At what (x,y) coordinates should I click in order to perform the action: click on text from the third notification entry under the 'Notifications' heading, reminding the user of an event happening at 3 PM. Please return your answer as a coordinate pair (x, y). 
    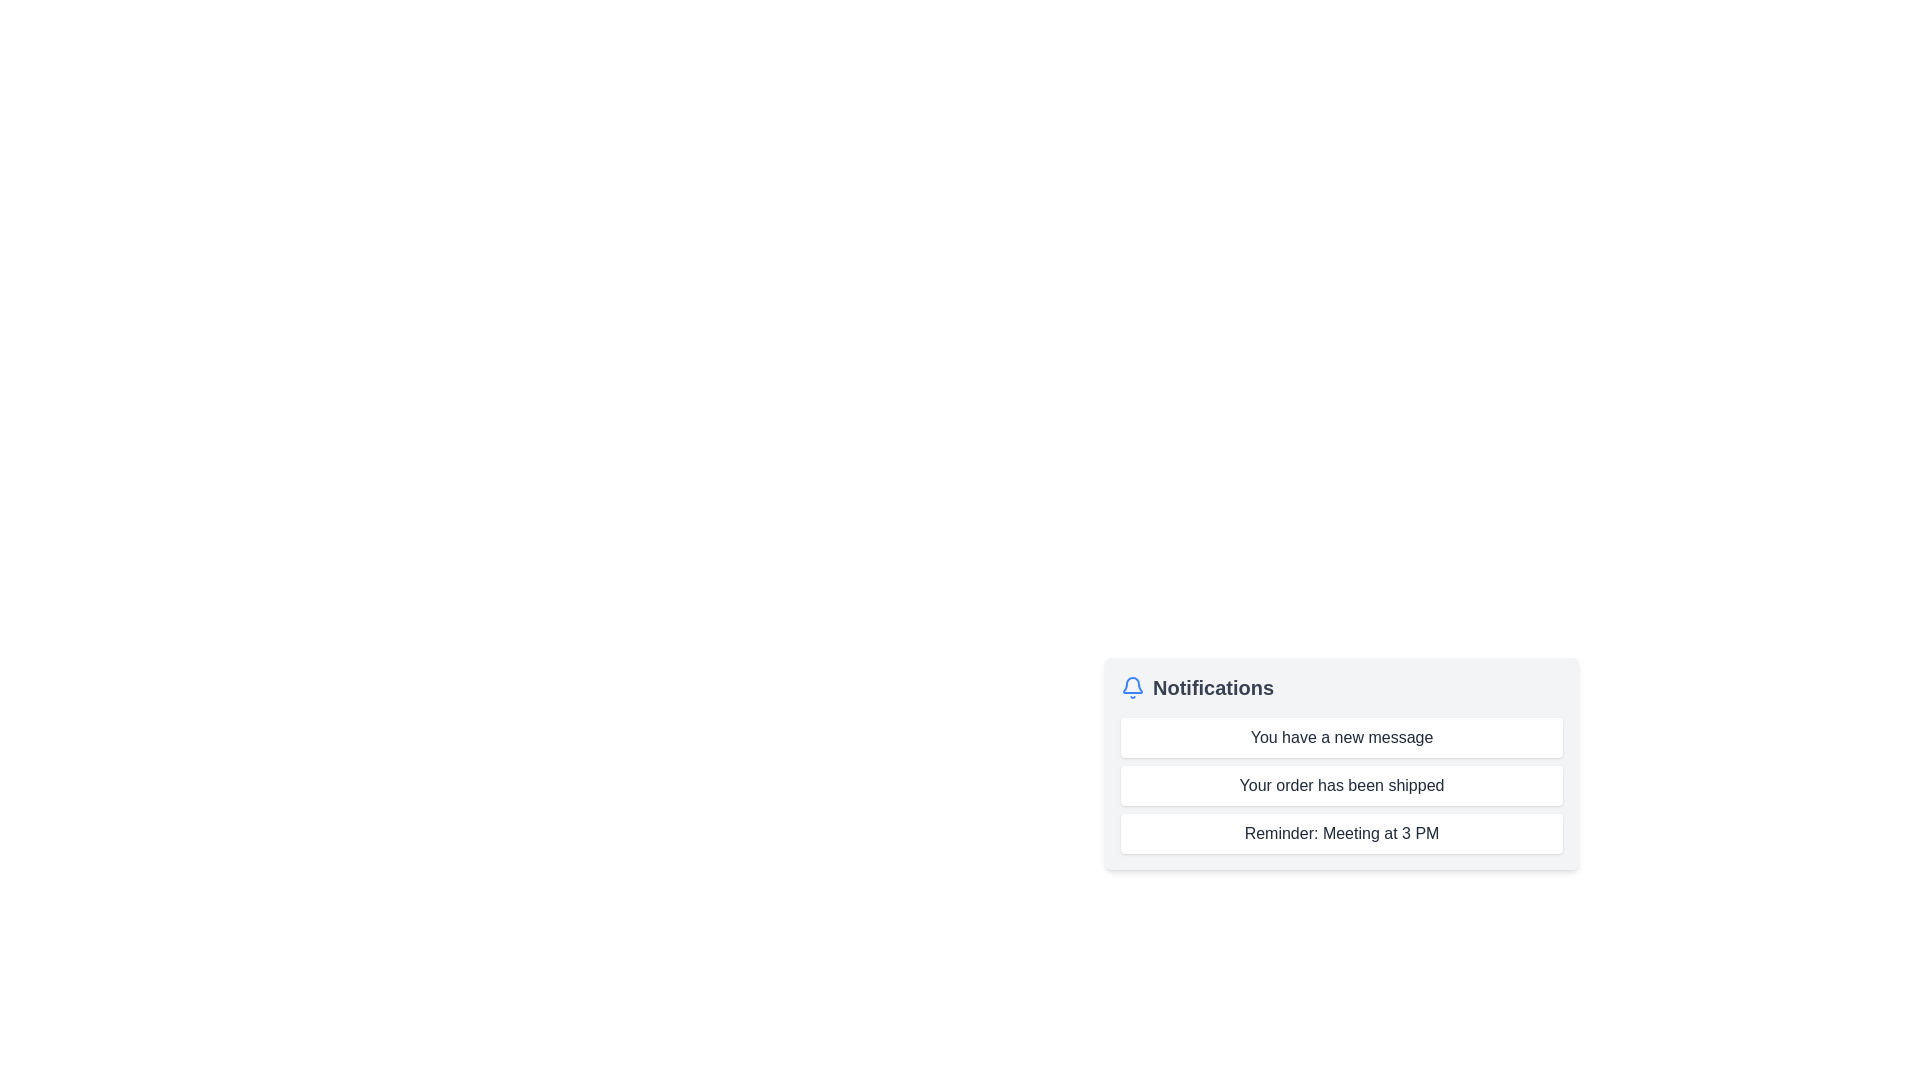
    Looking at the image, I should click on (1342, 833).